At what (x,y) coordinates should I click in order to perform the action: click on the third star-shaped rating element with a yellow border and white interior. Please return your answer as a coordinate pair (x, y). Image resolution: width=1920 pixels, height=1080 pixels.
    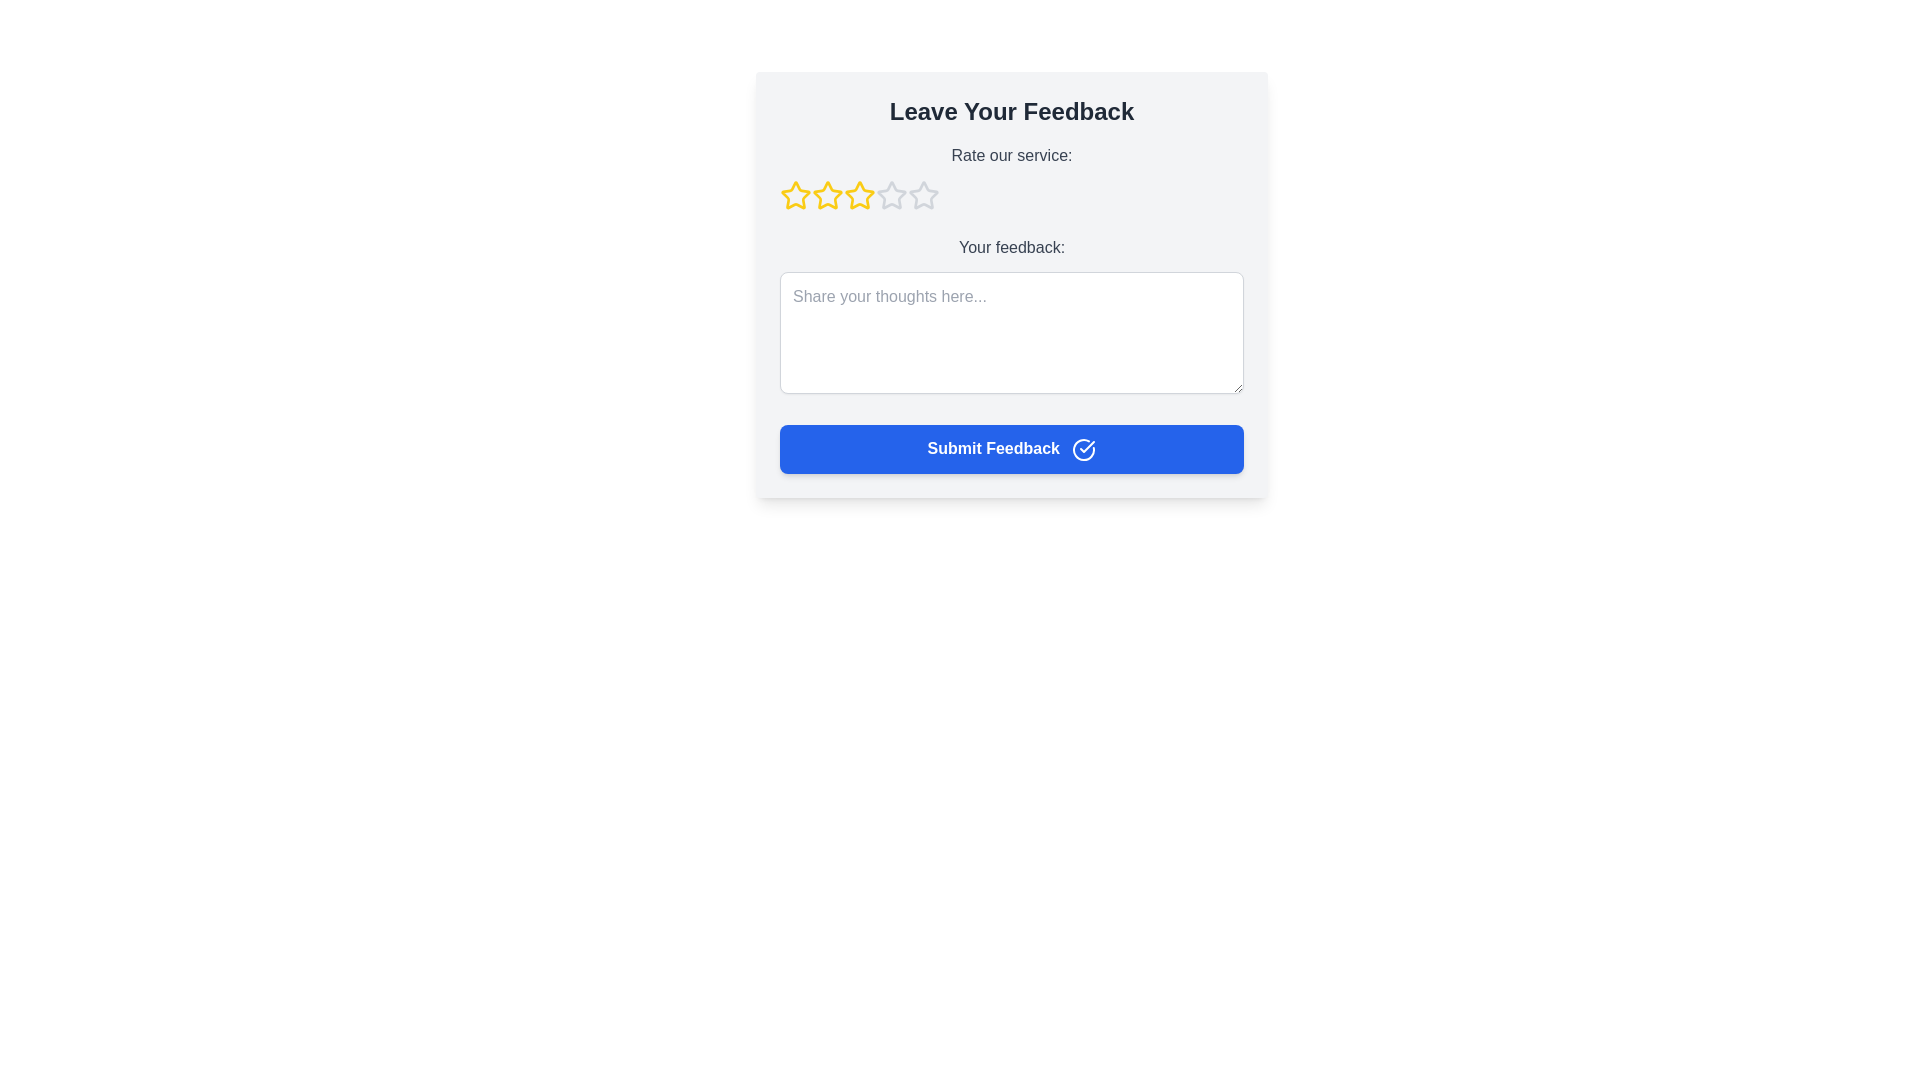
    Looking at the image, I should click on (859, 195).